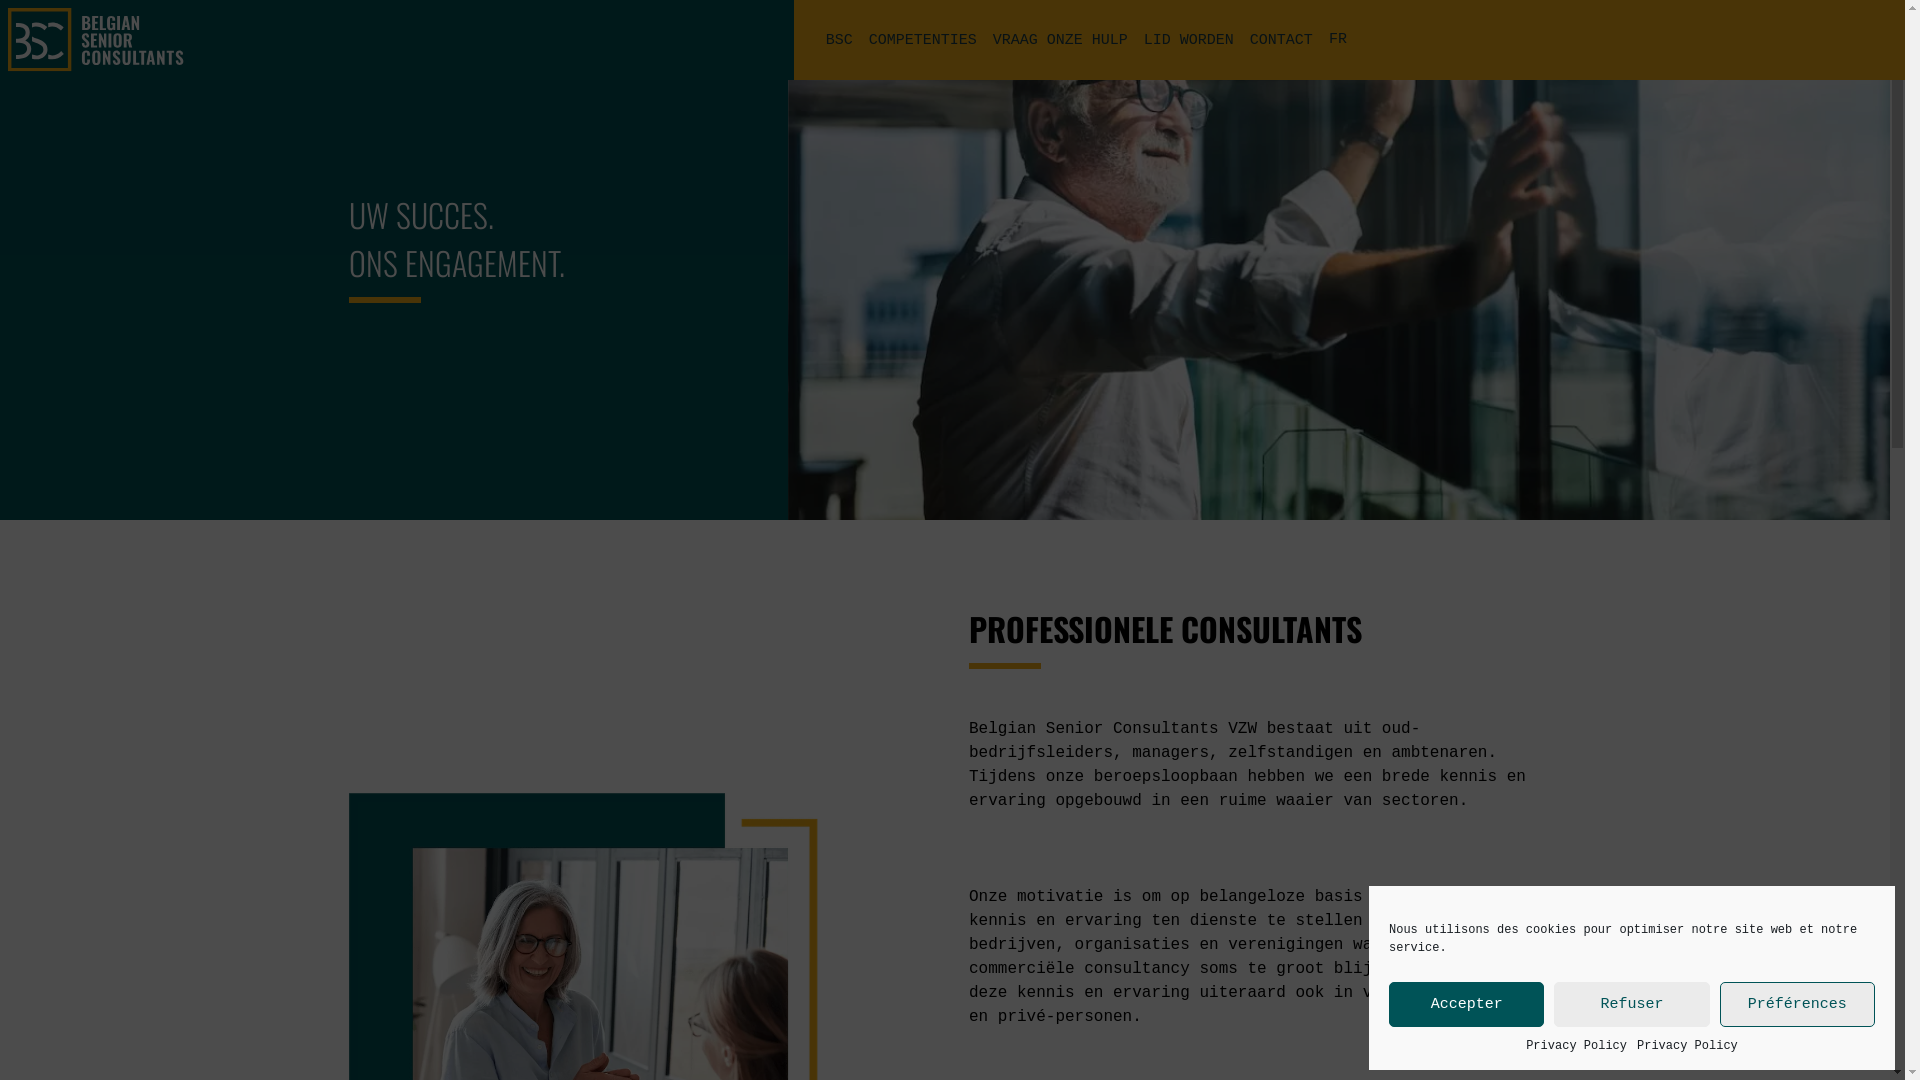 The width and height of the screenshot is (1920, 1080). What do you see at coordinates (1338, 40) in the screenshot?
I see `'FR'` at bounding box center [1338, 40].